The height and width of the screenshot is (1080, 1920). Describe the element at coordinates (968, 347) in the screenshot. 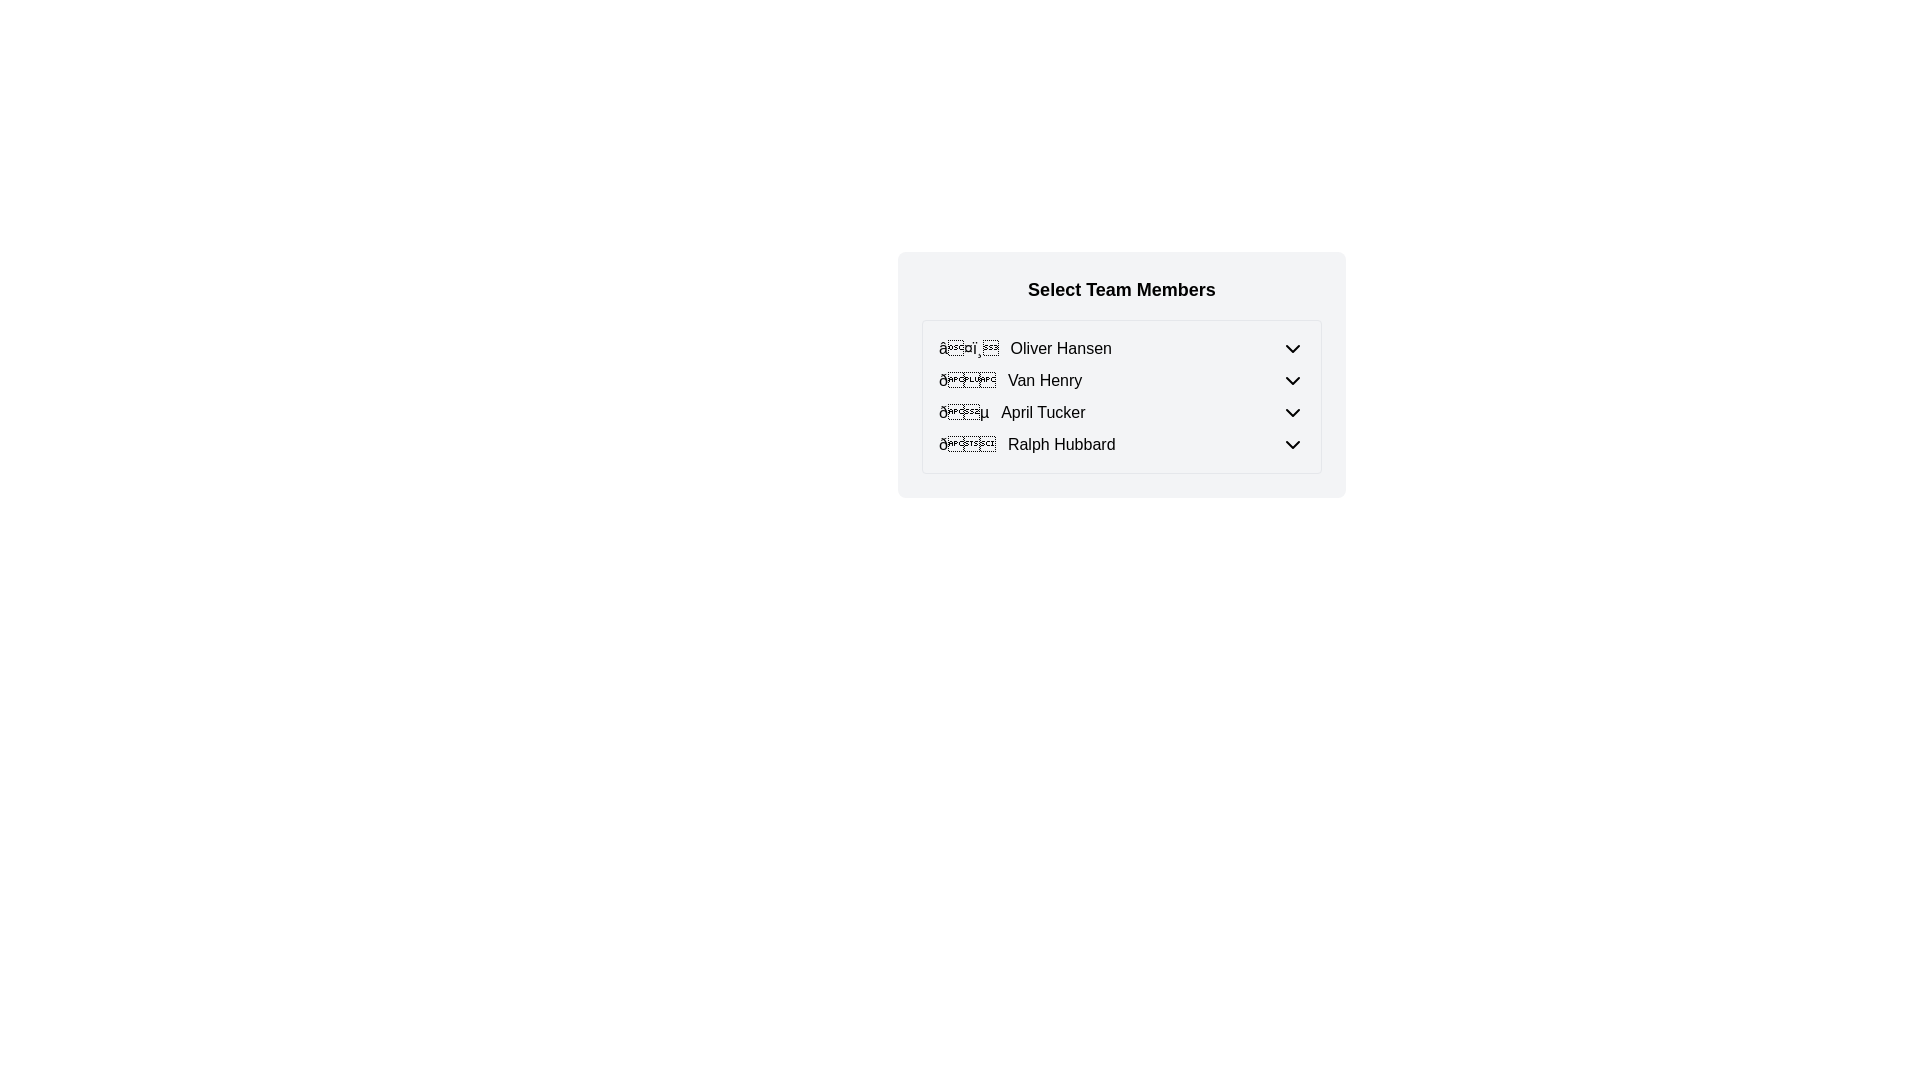

I see `the decorative icon representing a favorite status, which is located to the left of the text 'Oliver Hansen'` at that location.